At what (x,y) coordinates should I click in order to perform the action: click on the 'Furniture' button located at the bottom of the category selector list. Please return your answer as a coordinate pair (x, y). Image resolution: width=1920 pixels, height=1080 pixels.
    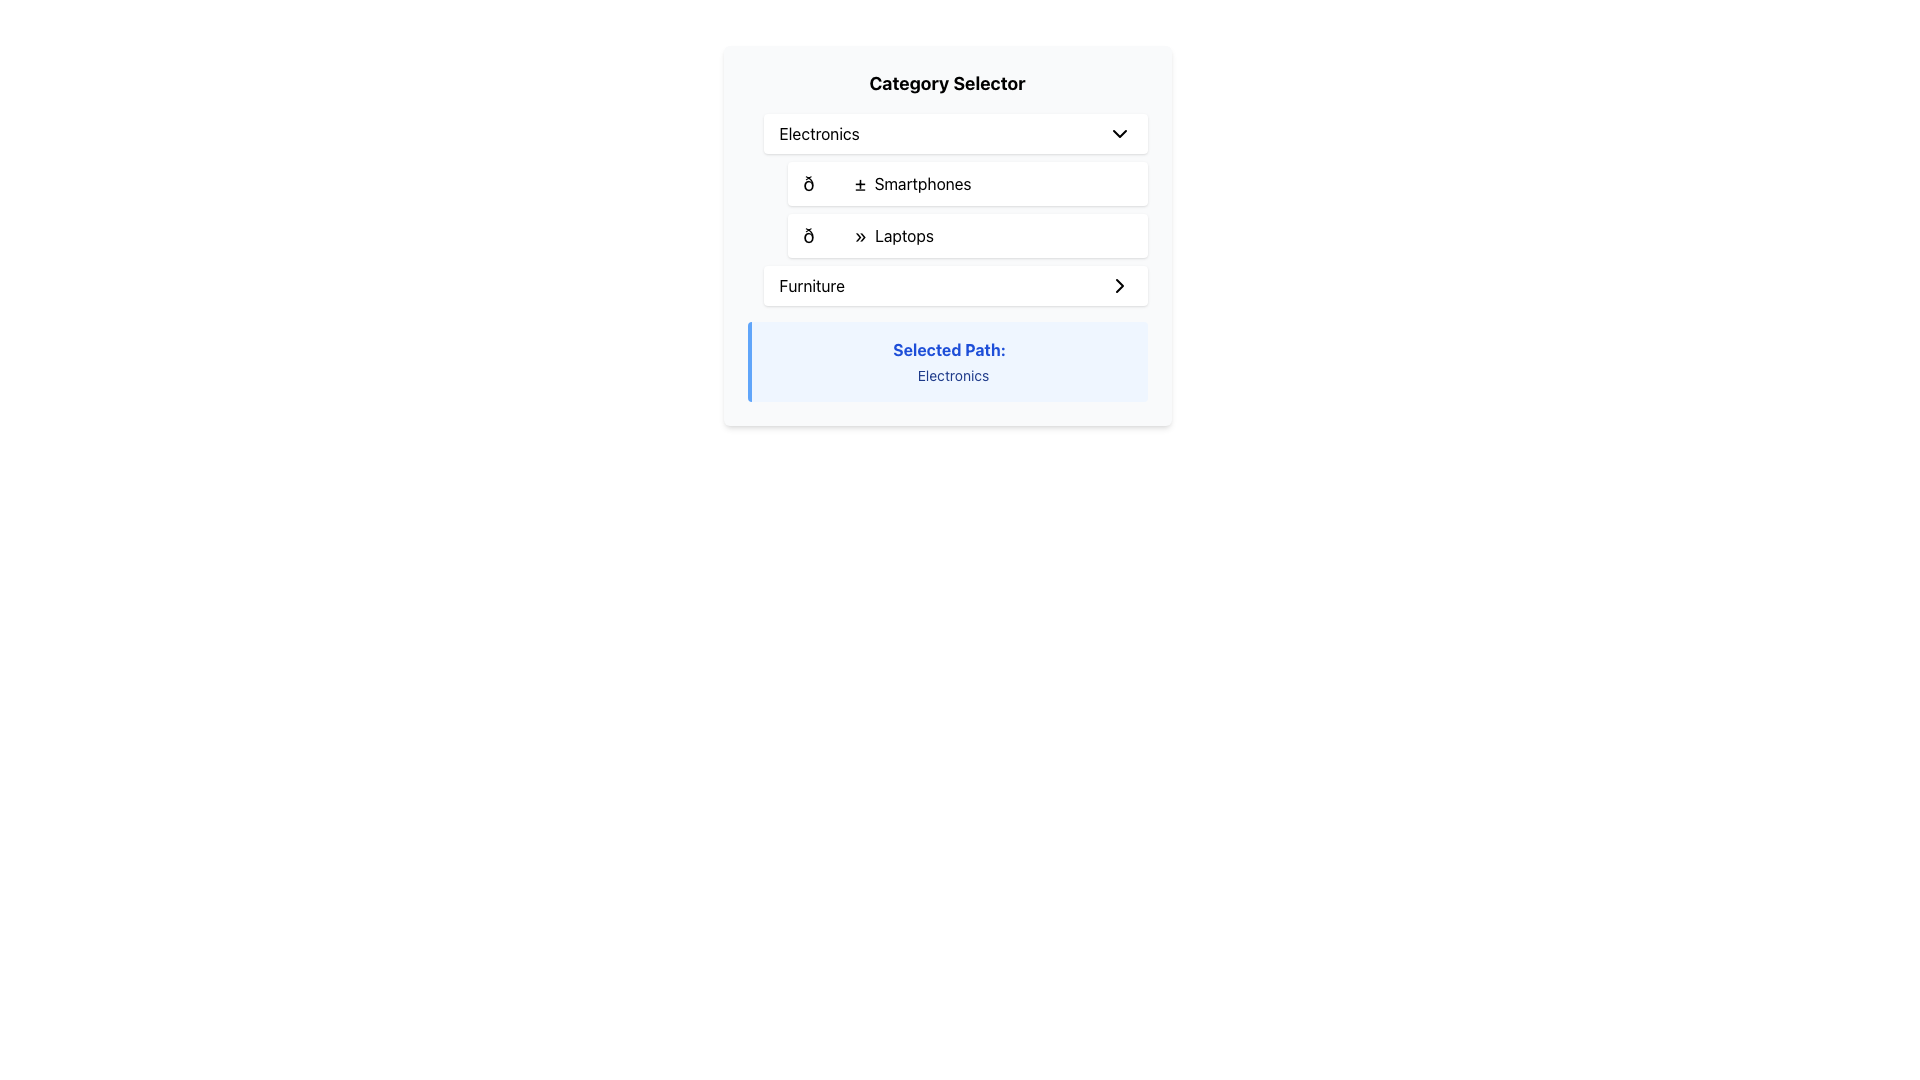
    Looking at the image, I should click on (954, 285).